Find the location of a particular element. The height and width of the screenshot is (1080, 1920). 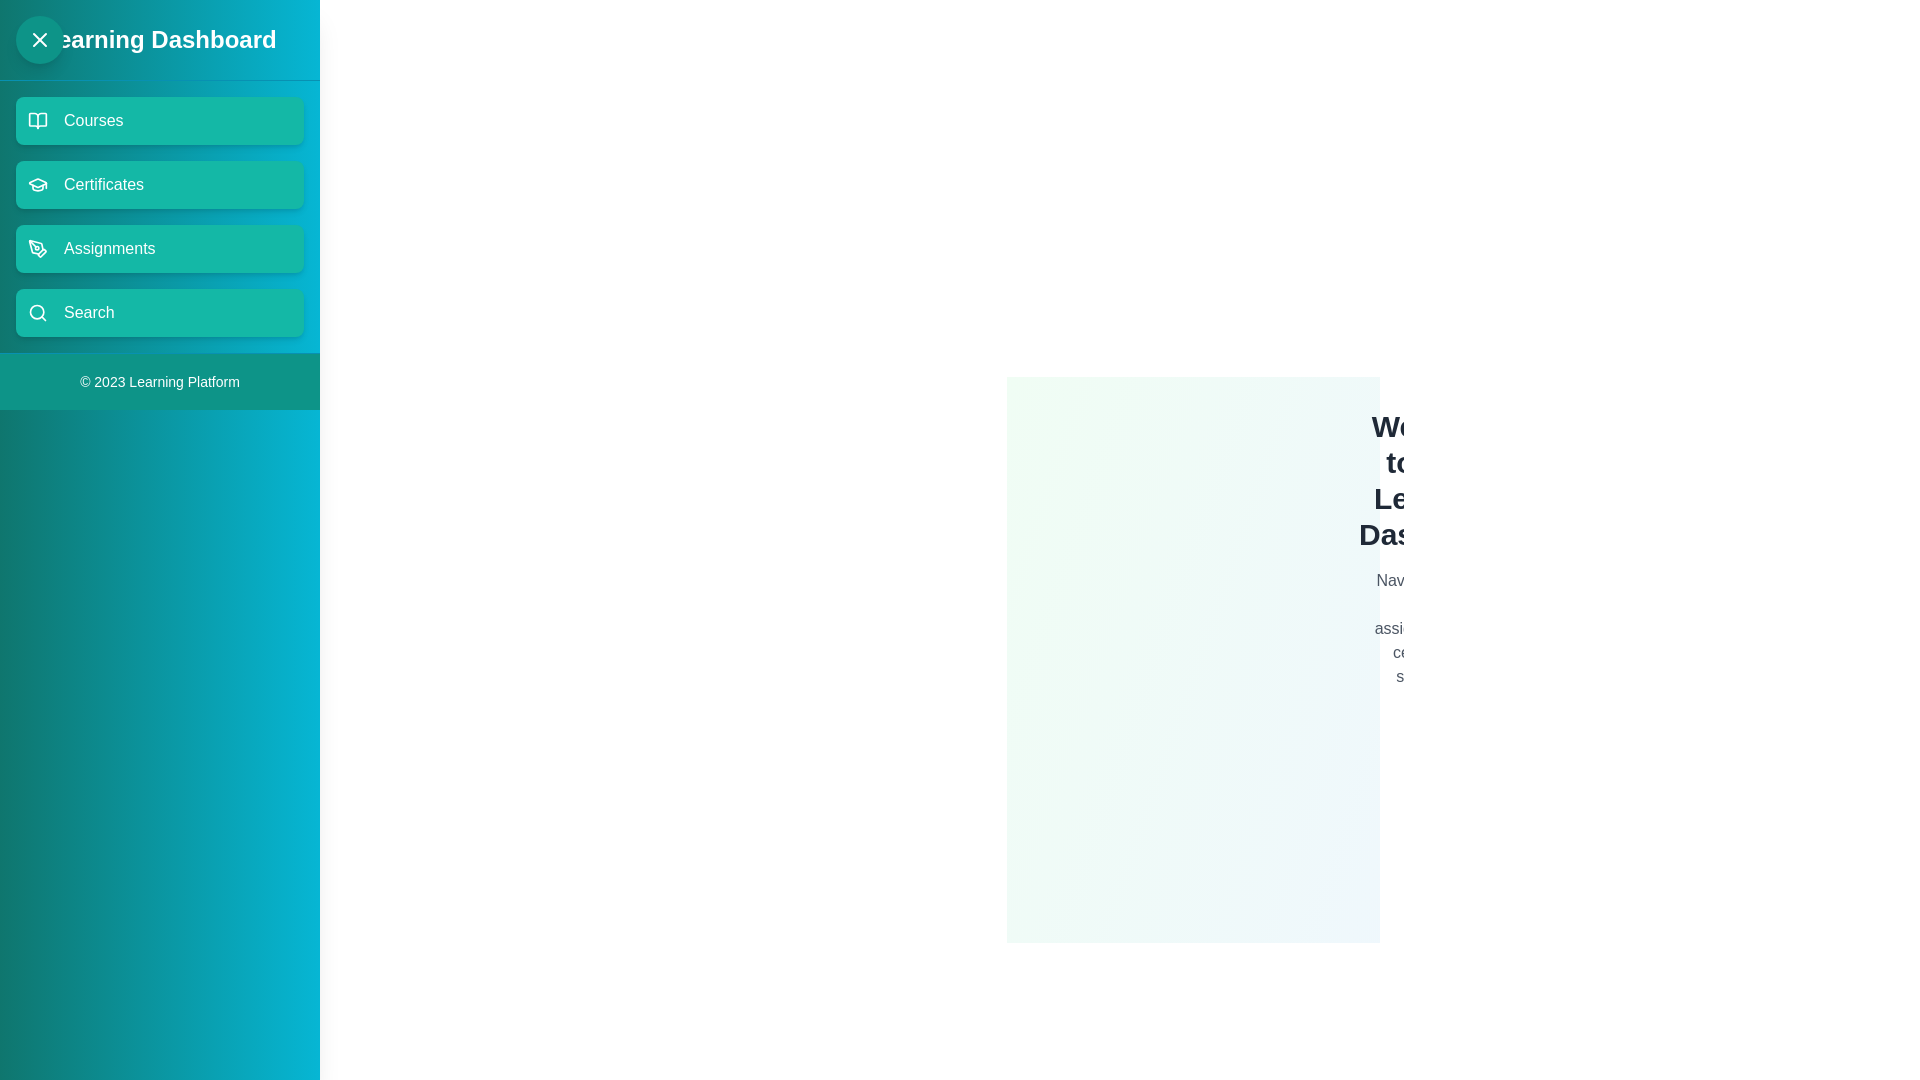

the graphical representation of the SVG icon within the 'Assignments' button in the sidebar menu is located at coordinates (38, 248).